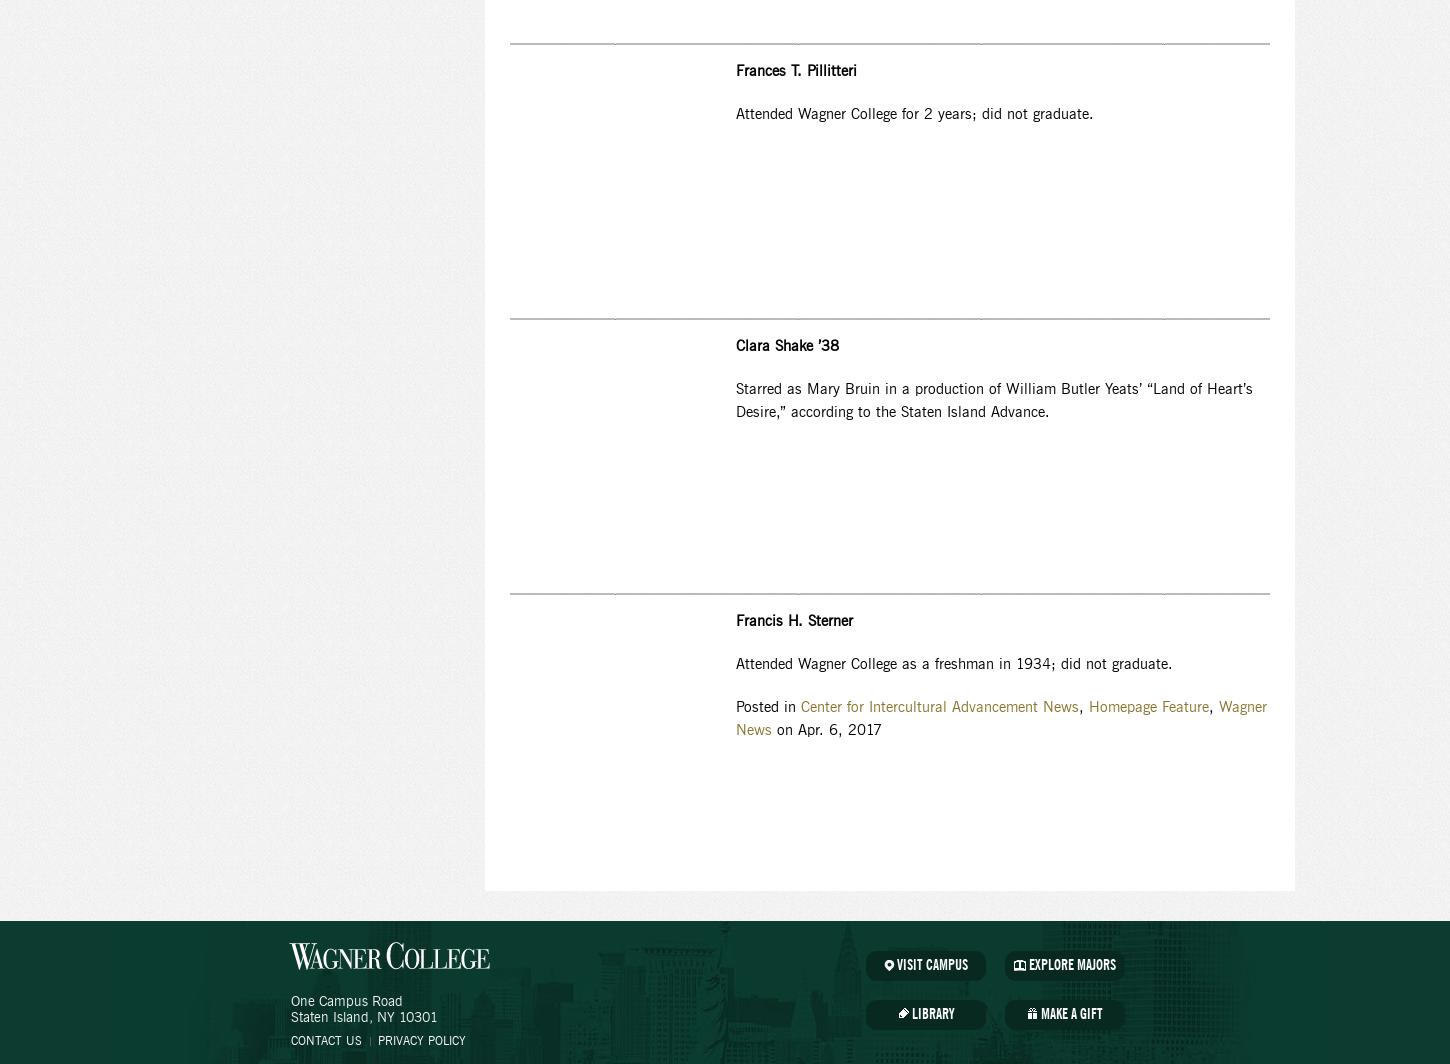 This screenshot has width=1450, height=1064. Describe the element at coordinates (1147, 708) in the screenshot. I see `'Homepage Feature'` at that location.